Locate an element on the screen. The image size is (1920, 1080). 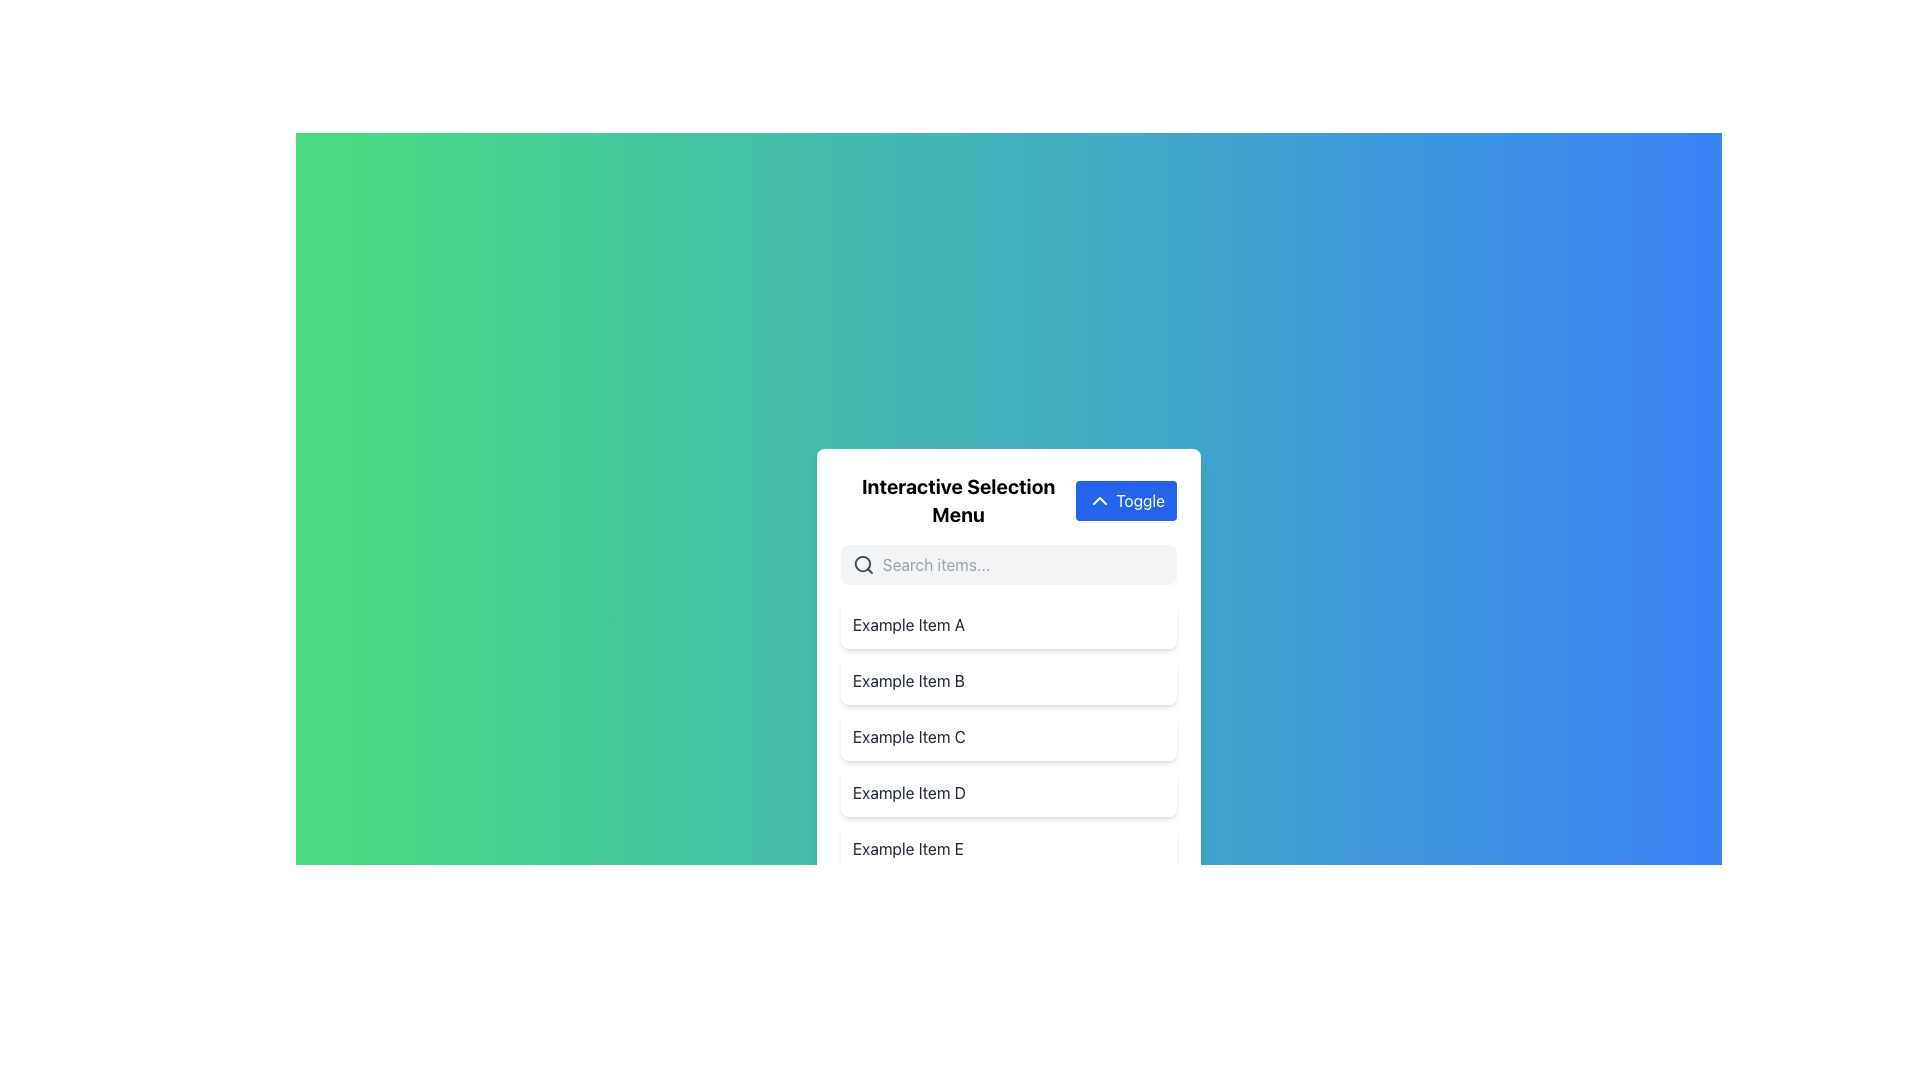
the circular outline of the magnifying glass icon located within the search interface, positioned to the left of the input box is located at coordinates (863, 564).